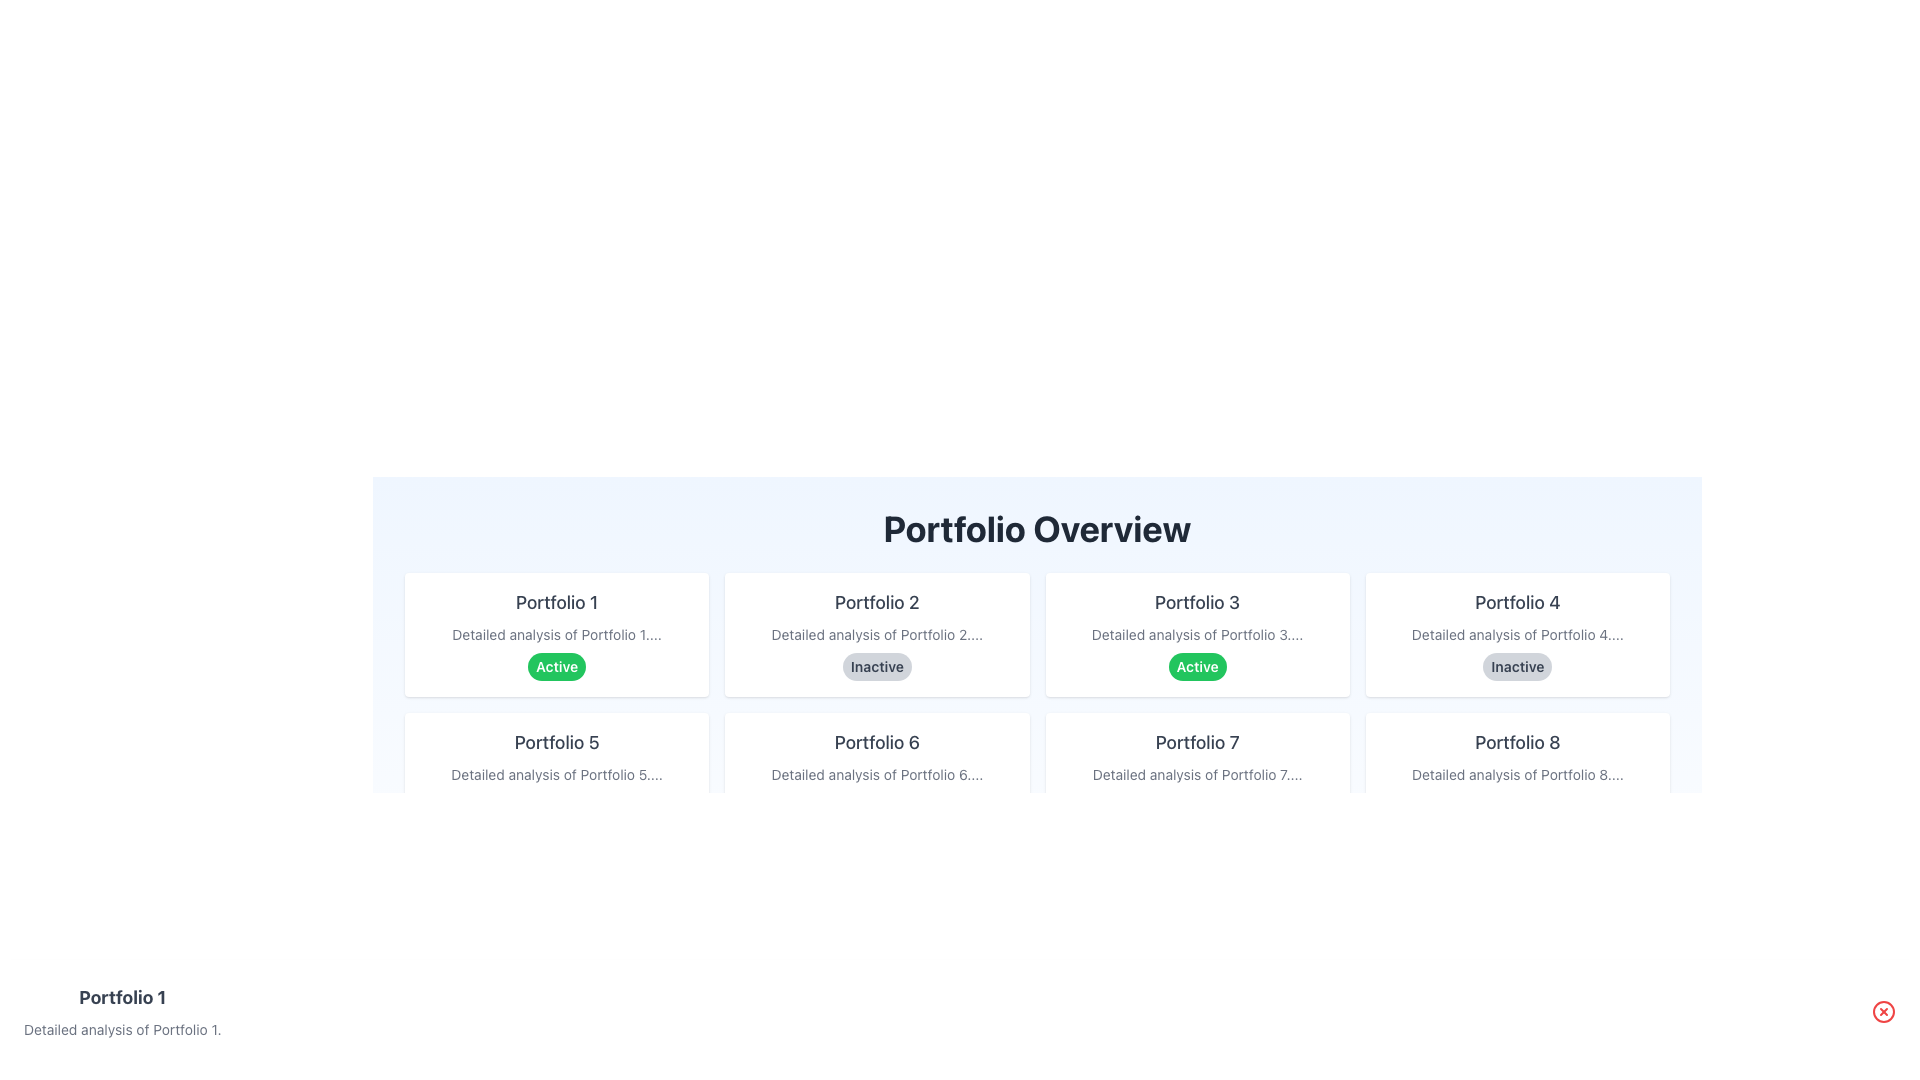 This screenshot has height=1080, width=1920. Describe the element at coordinates (121, 1029) in the screenshot. I see `additional descriptive details about the 'Portfolio 1' item, which is the static text content positioned directly below its title` at that location.